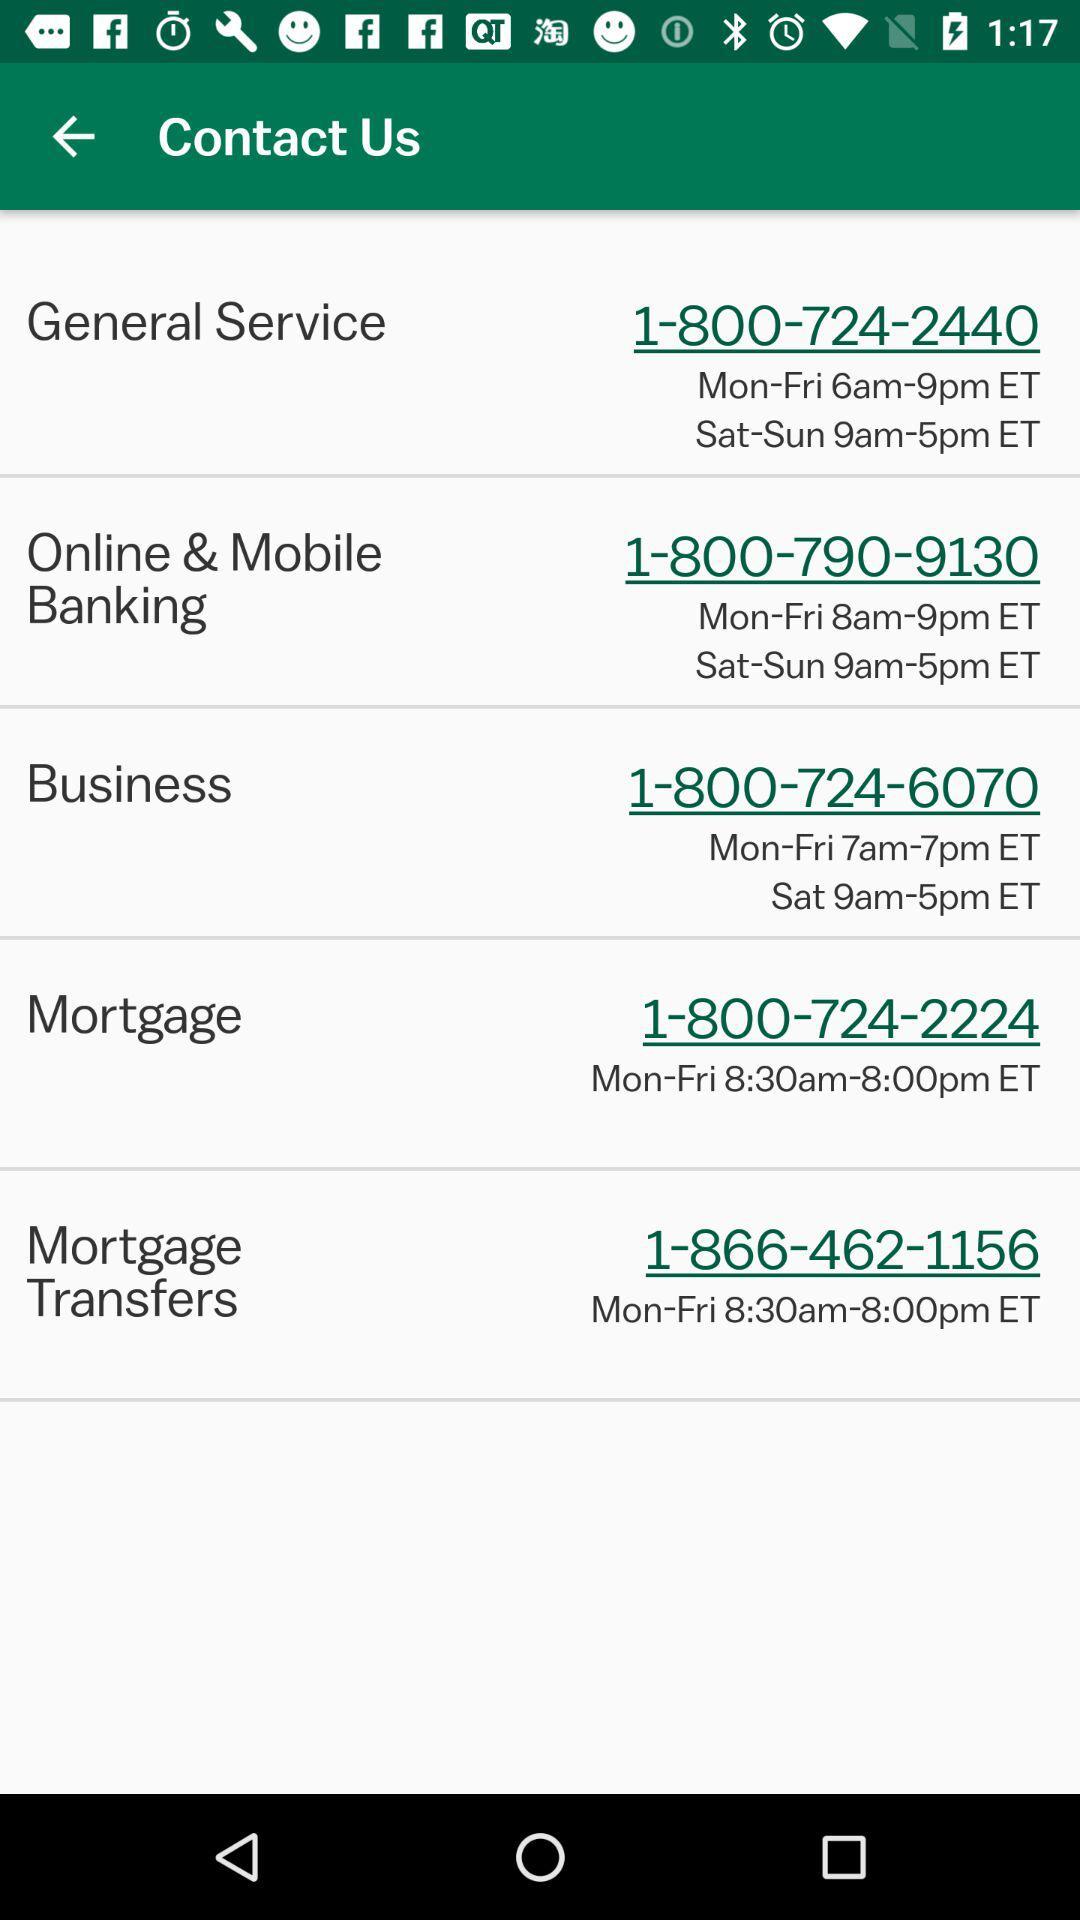 This screenshot has width=1080, height=1920. I want to click on the item above the mortgage transfers, so click(540, 1168).